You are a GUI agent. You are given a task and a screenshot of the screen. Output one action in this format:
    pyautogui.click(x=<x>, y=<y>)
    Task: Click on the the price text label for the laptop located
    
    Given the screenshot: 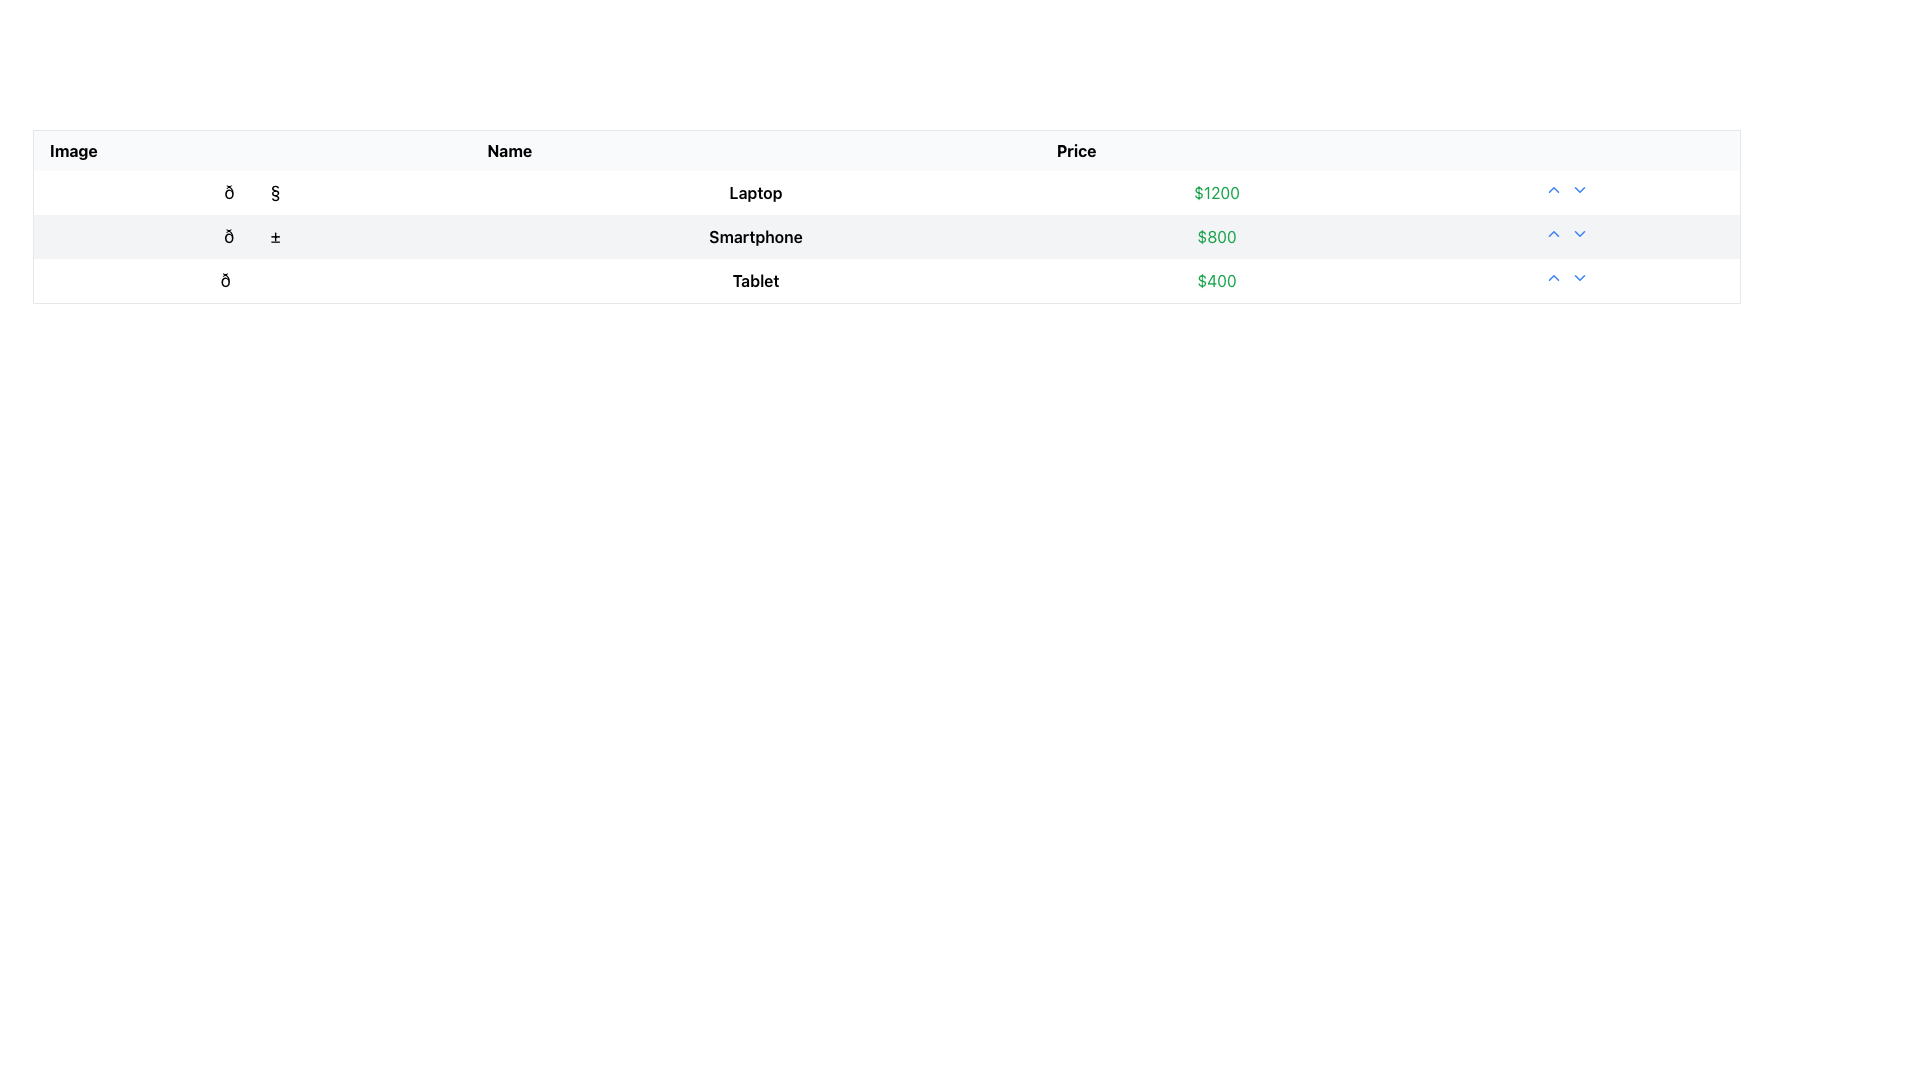 What is the action you would take?
    pyautogui.click(x=1216, y=192)
    